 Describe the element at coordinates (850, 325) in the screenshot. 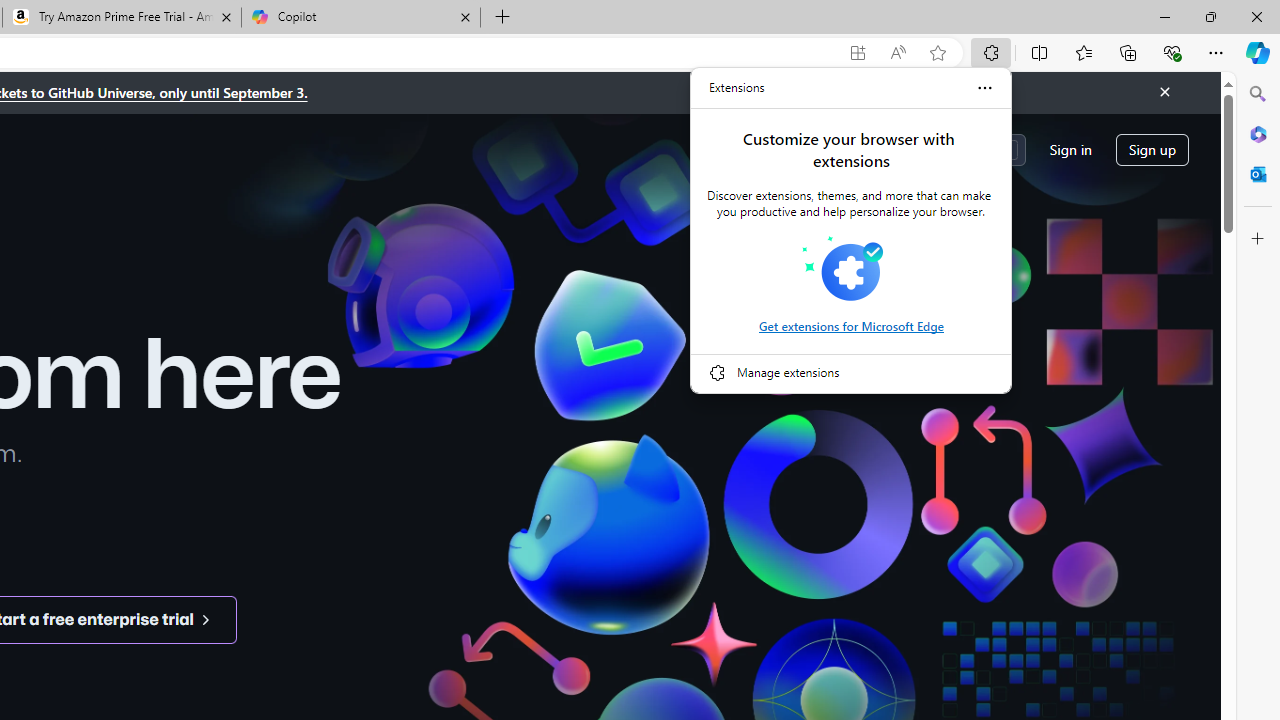

I see `'Get extensions for Microsoft Edge'` at that location.